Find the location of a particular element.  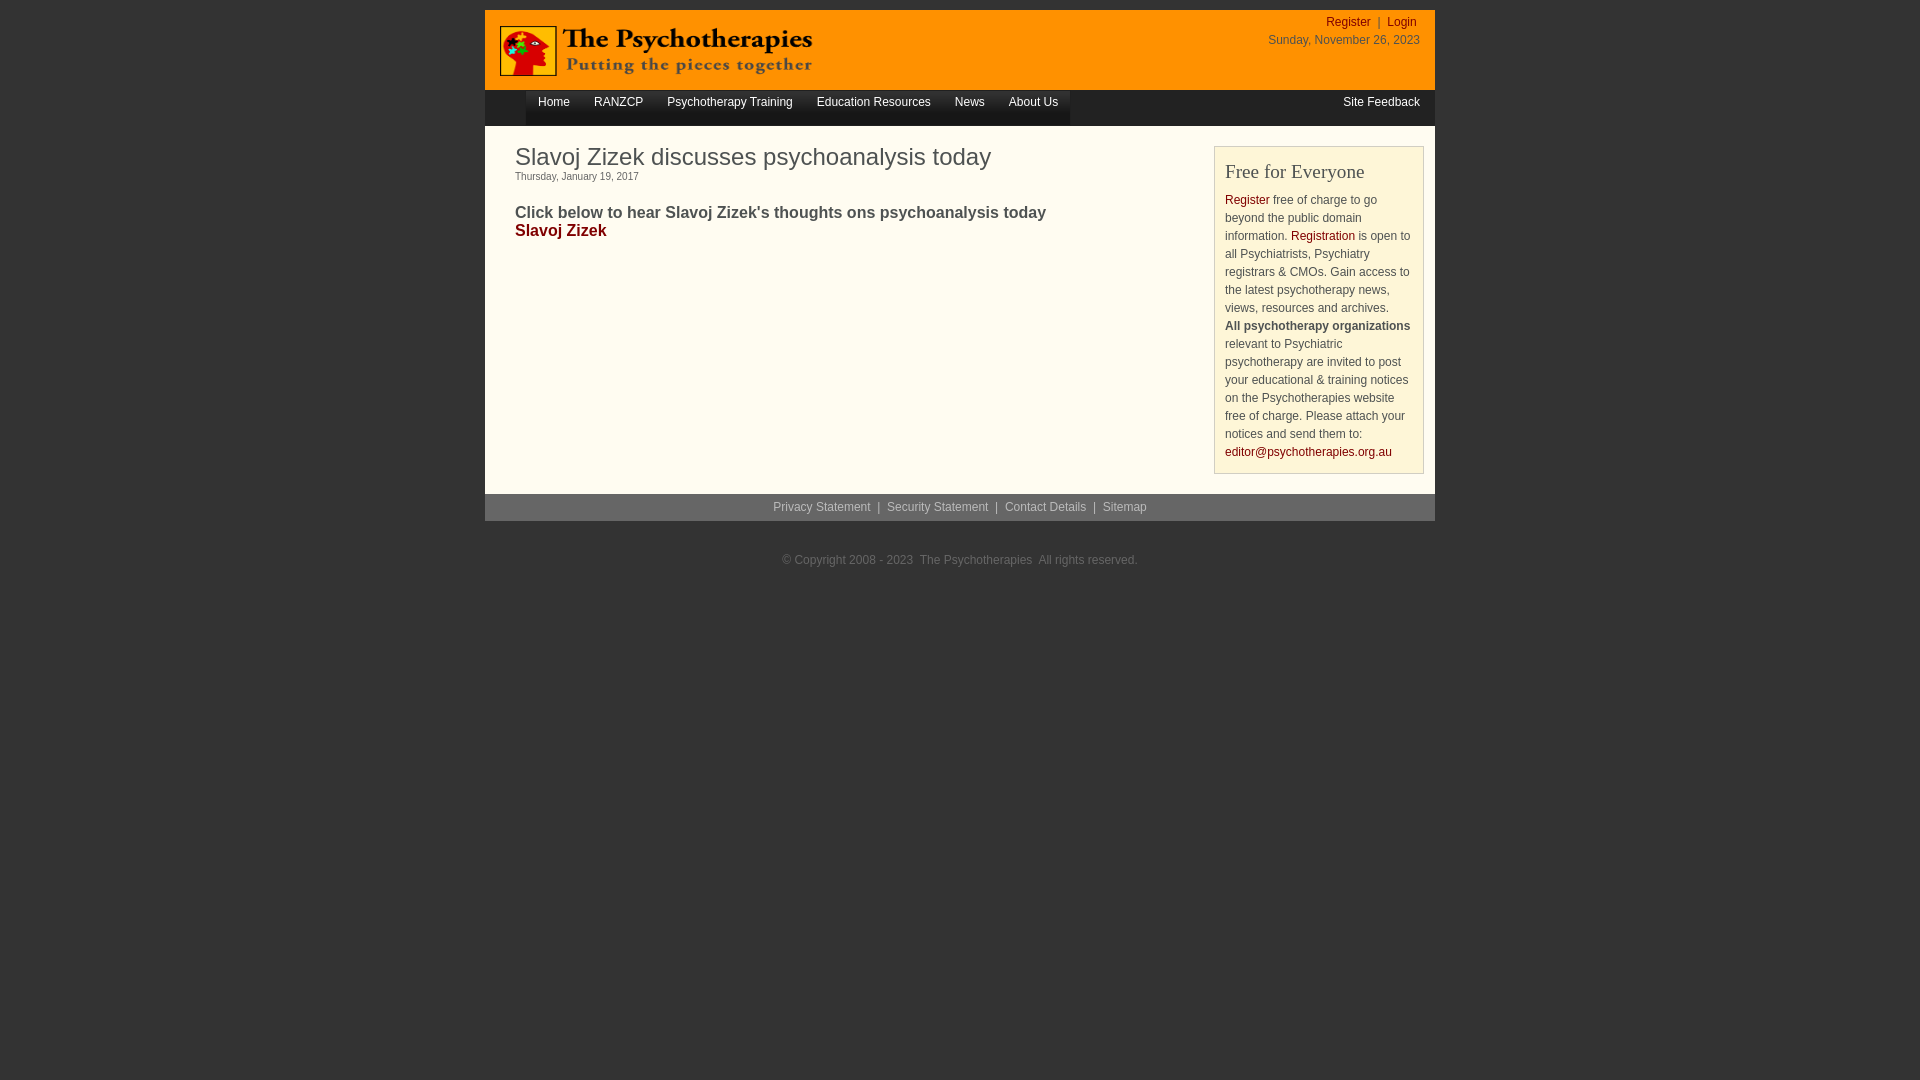

'Contact Details' is located at coordinates (1044, 505).